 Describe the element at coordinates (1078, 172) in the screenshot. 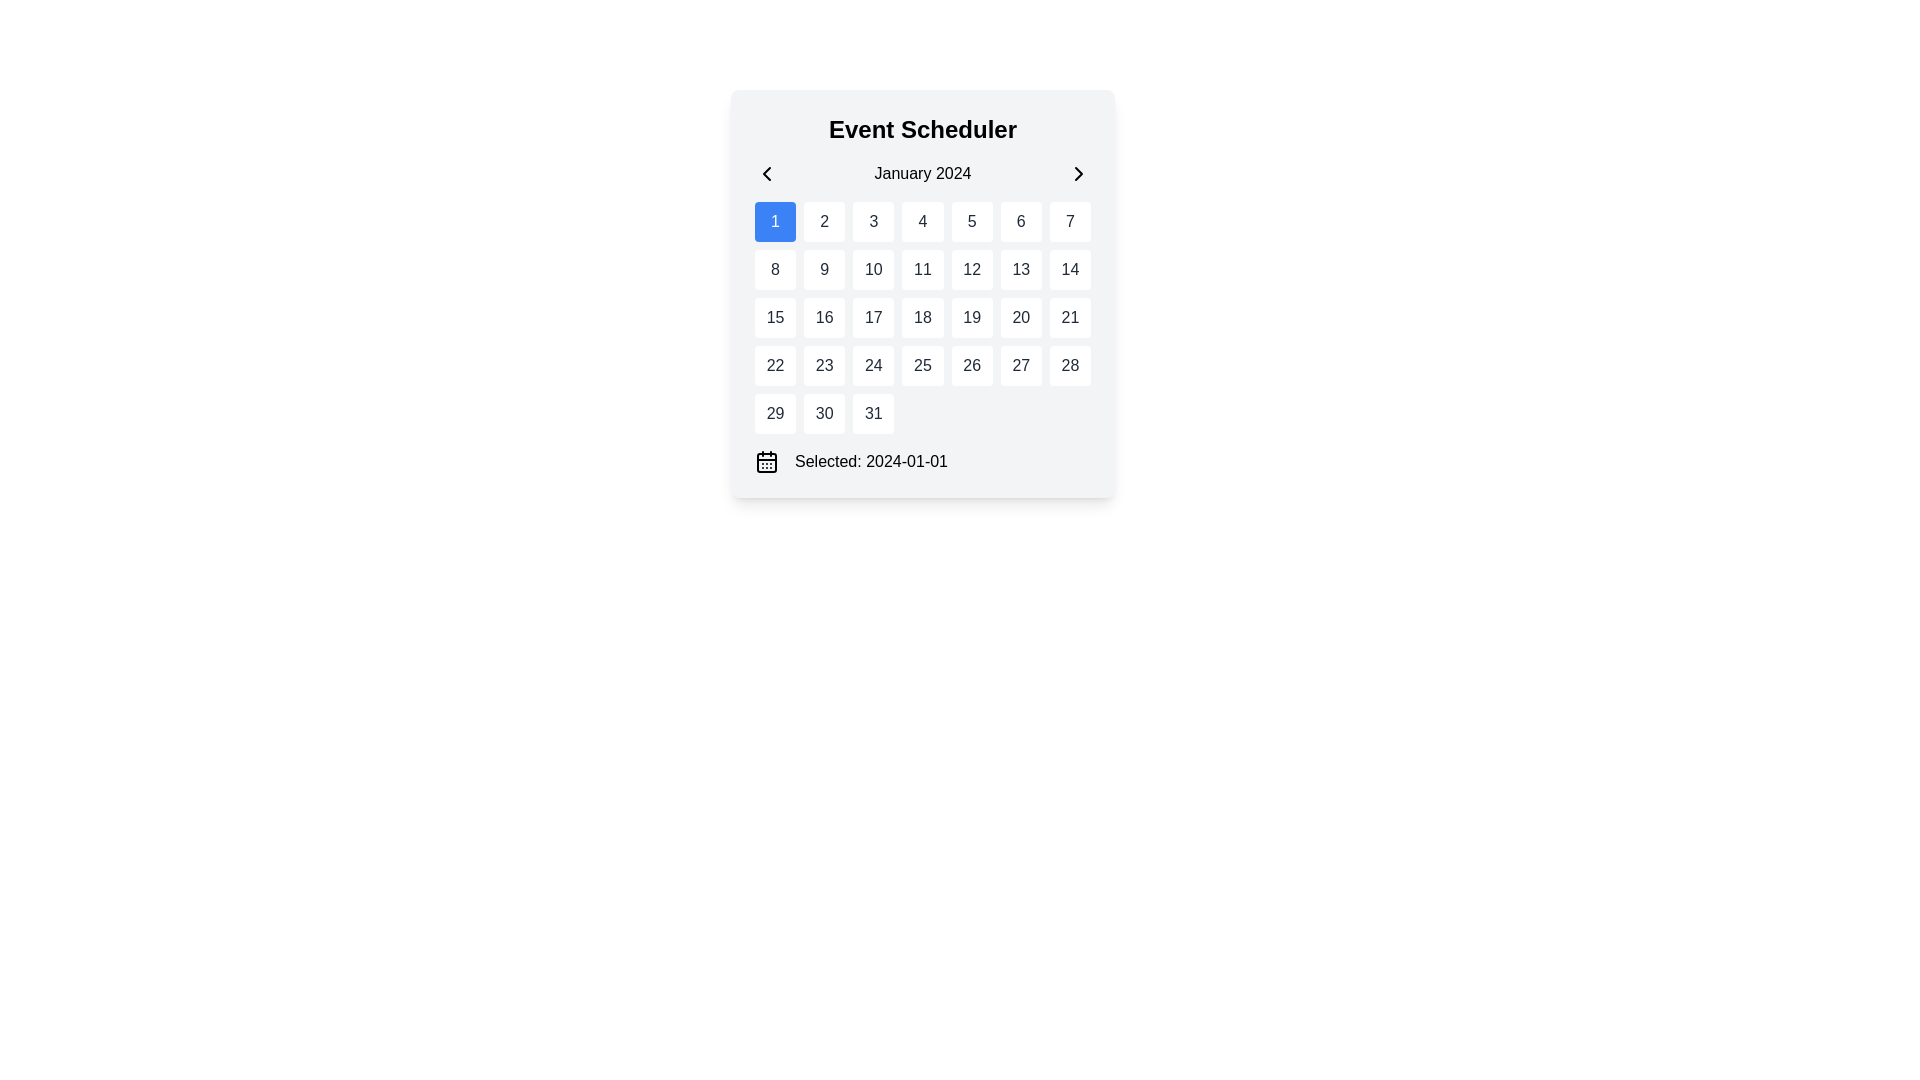

I see `the right arrow icon button next to the text 'January 2024' to trigger hover states` at that location.